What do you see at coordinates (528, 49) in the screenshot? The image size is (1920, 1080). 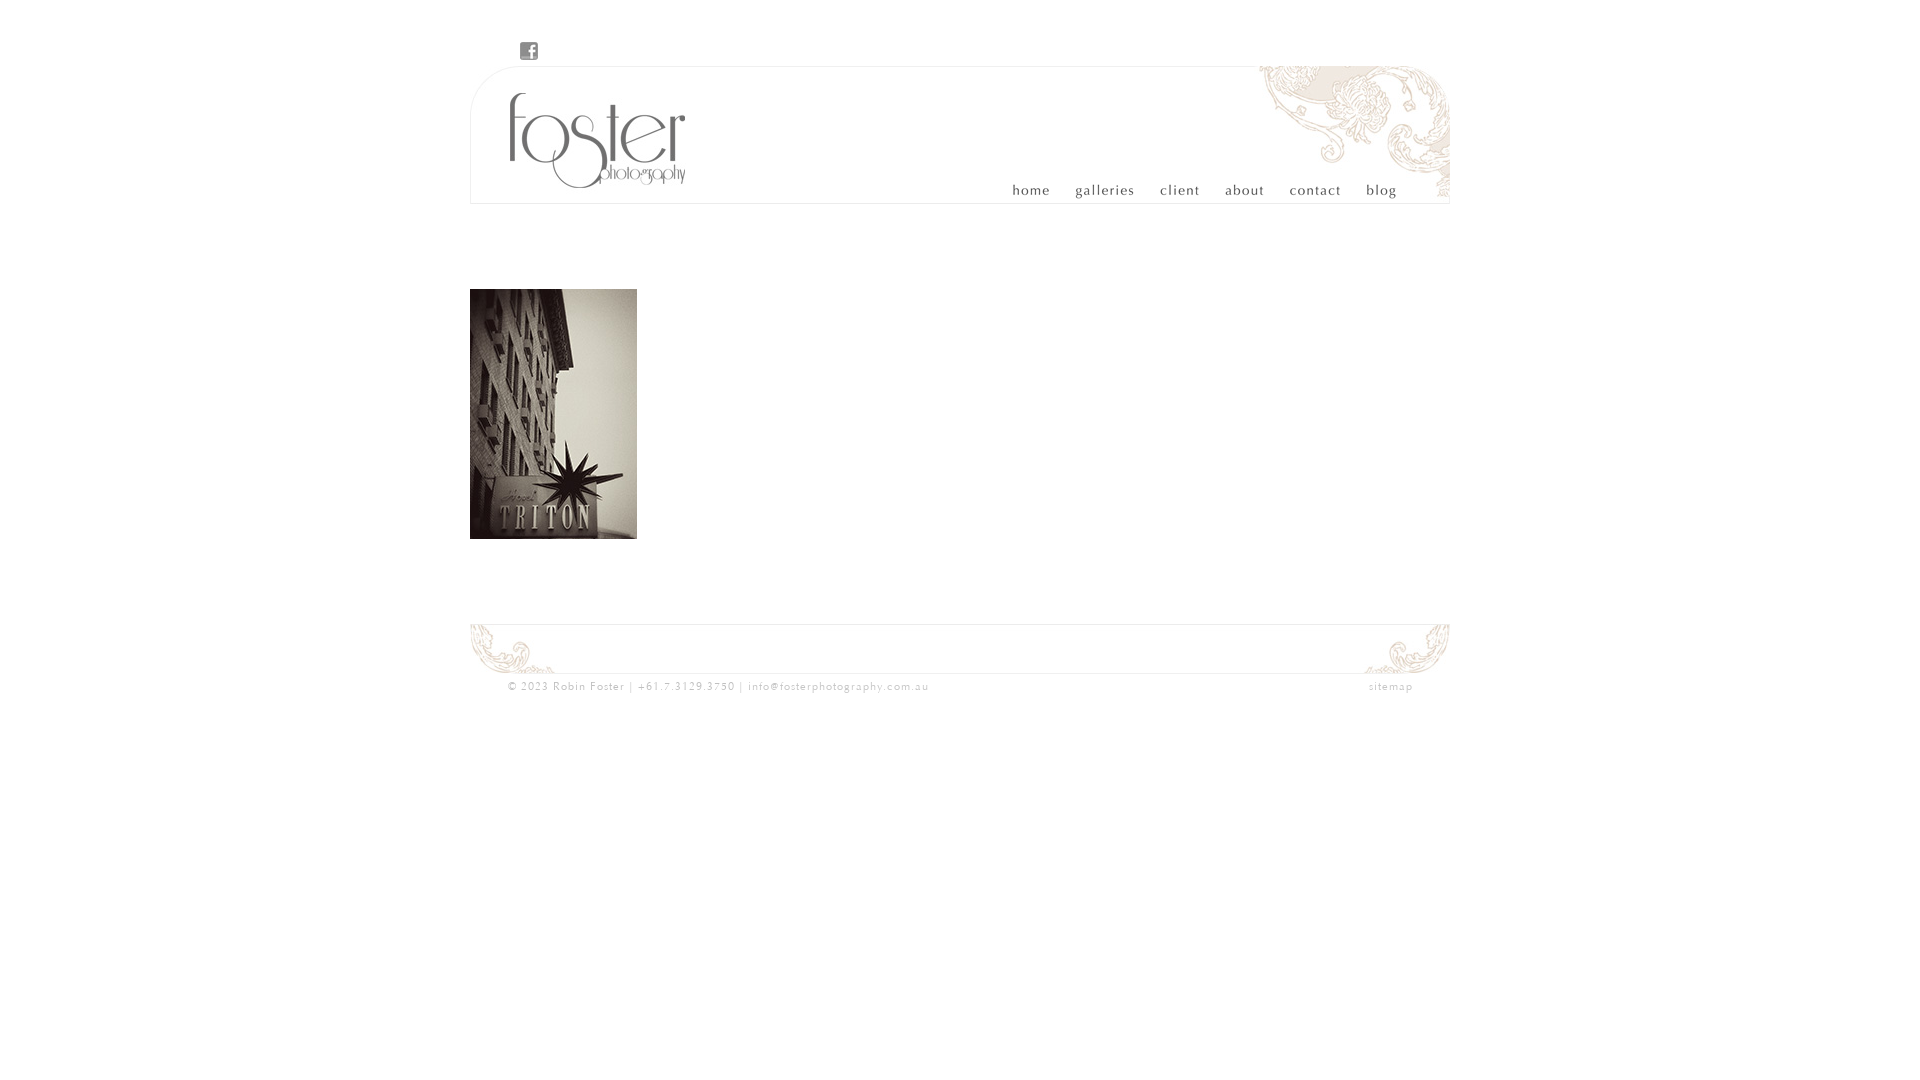 I see `'Visit Foster Photography on Facebook'` at bounding box center [528, 49].